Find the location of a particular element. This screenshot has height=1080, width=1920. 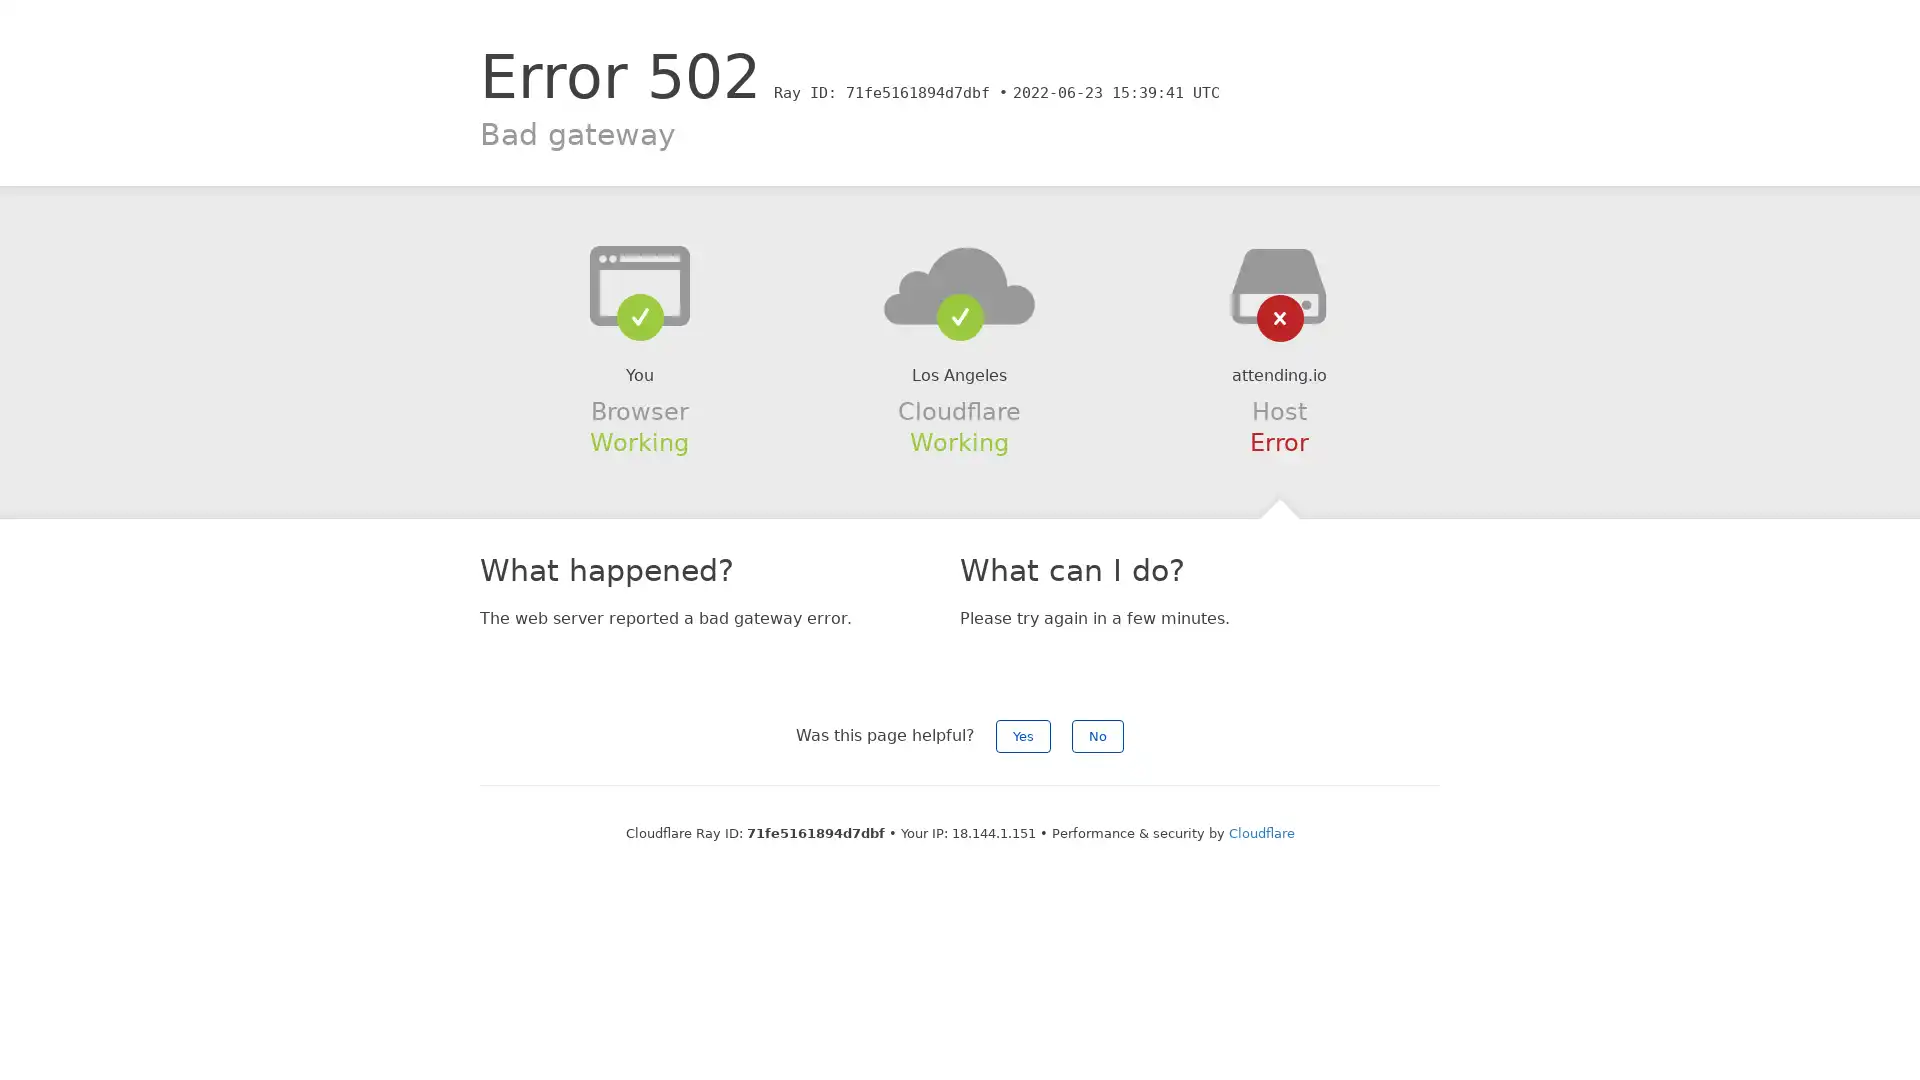

No is located at coordinates (1097, 736).